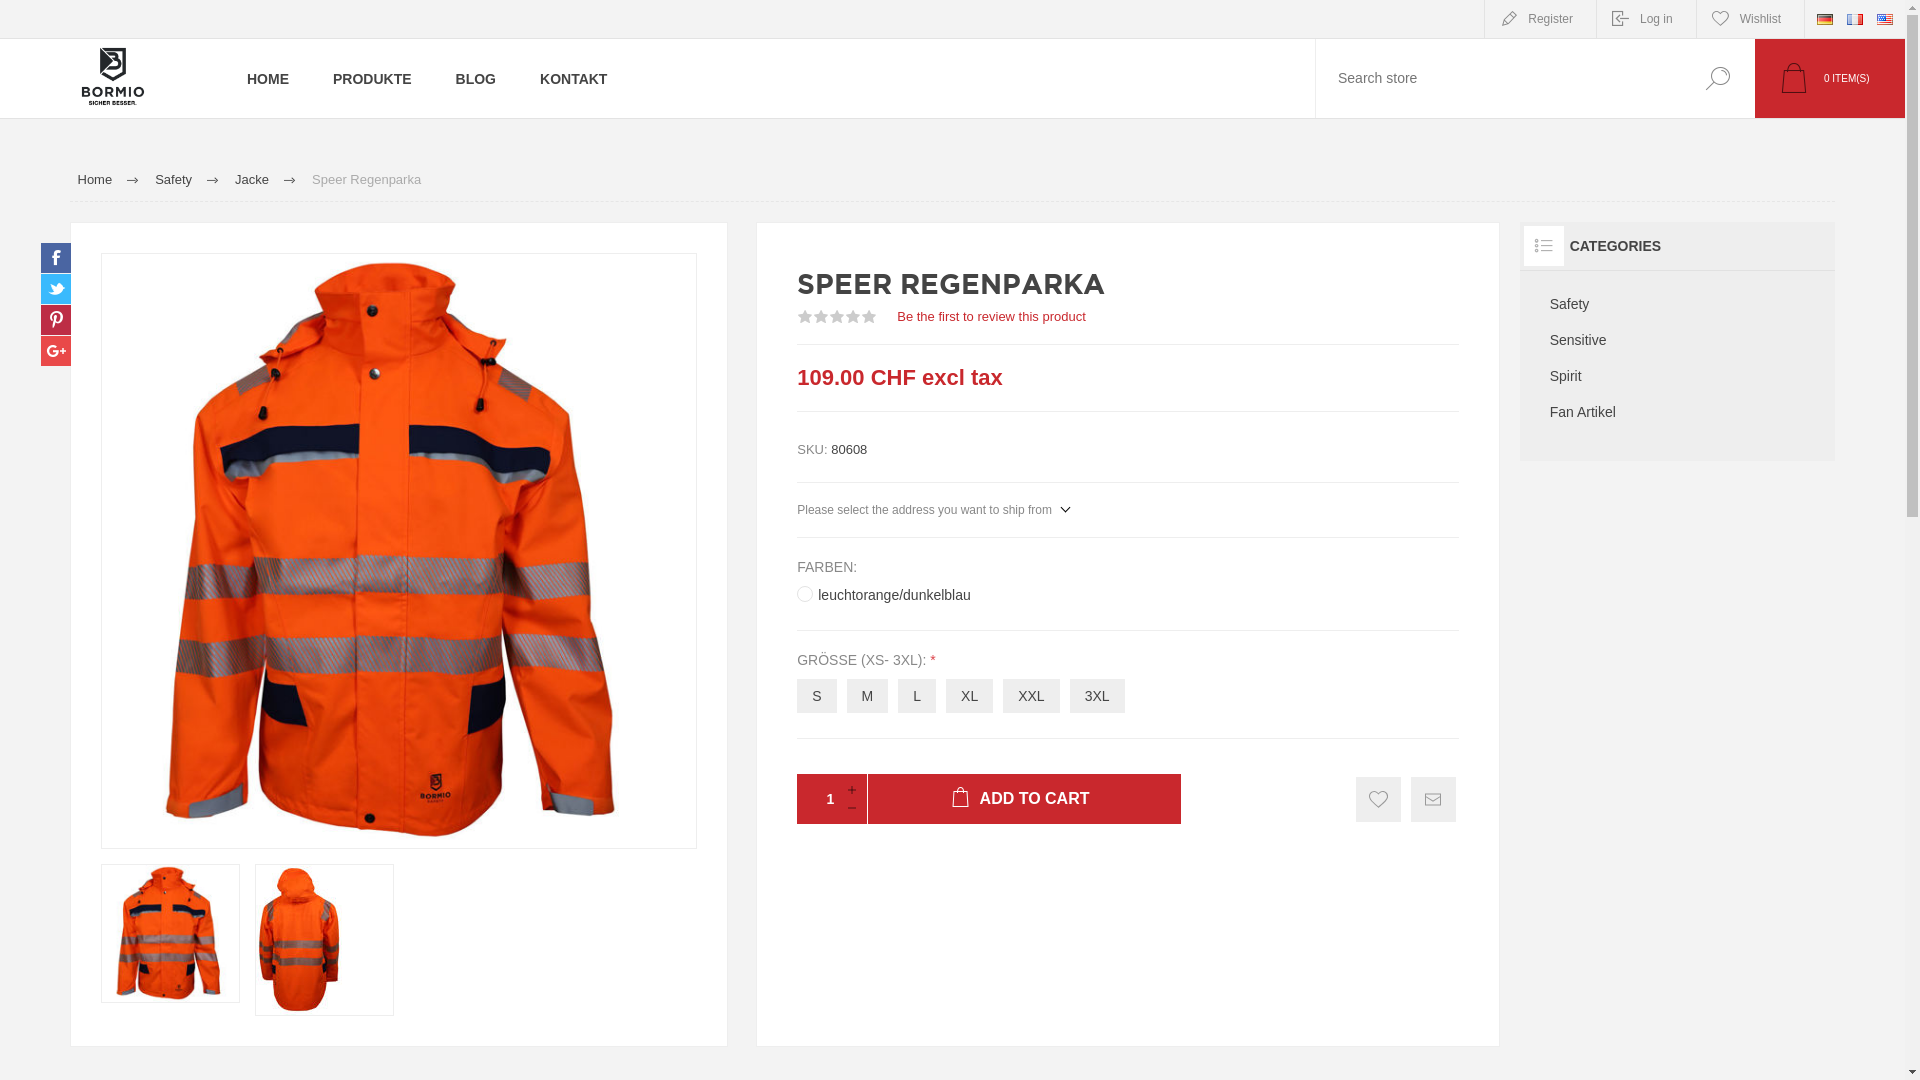 The image size is (1920, 1080). Describe the element at coordinates (1884, 19) in the screenshot. I see `'English'` at that location.